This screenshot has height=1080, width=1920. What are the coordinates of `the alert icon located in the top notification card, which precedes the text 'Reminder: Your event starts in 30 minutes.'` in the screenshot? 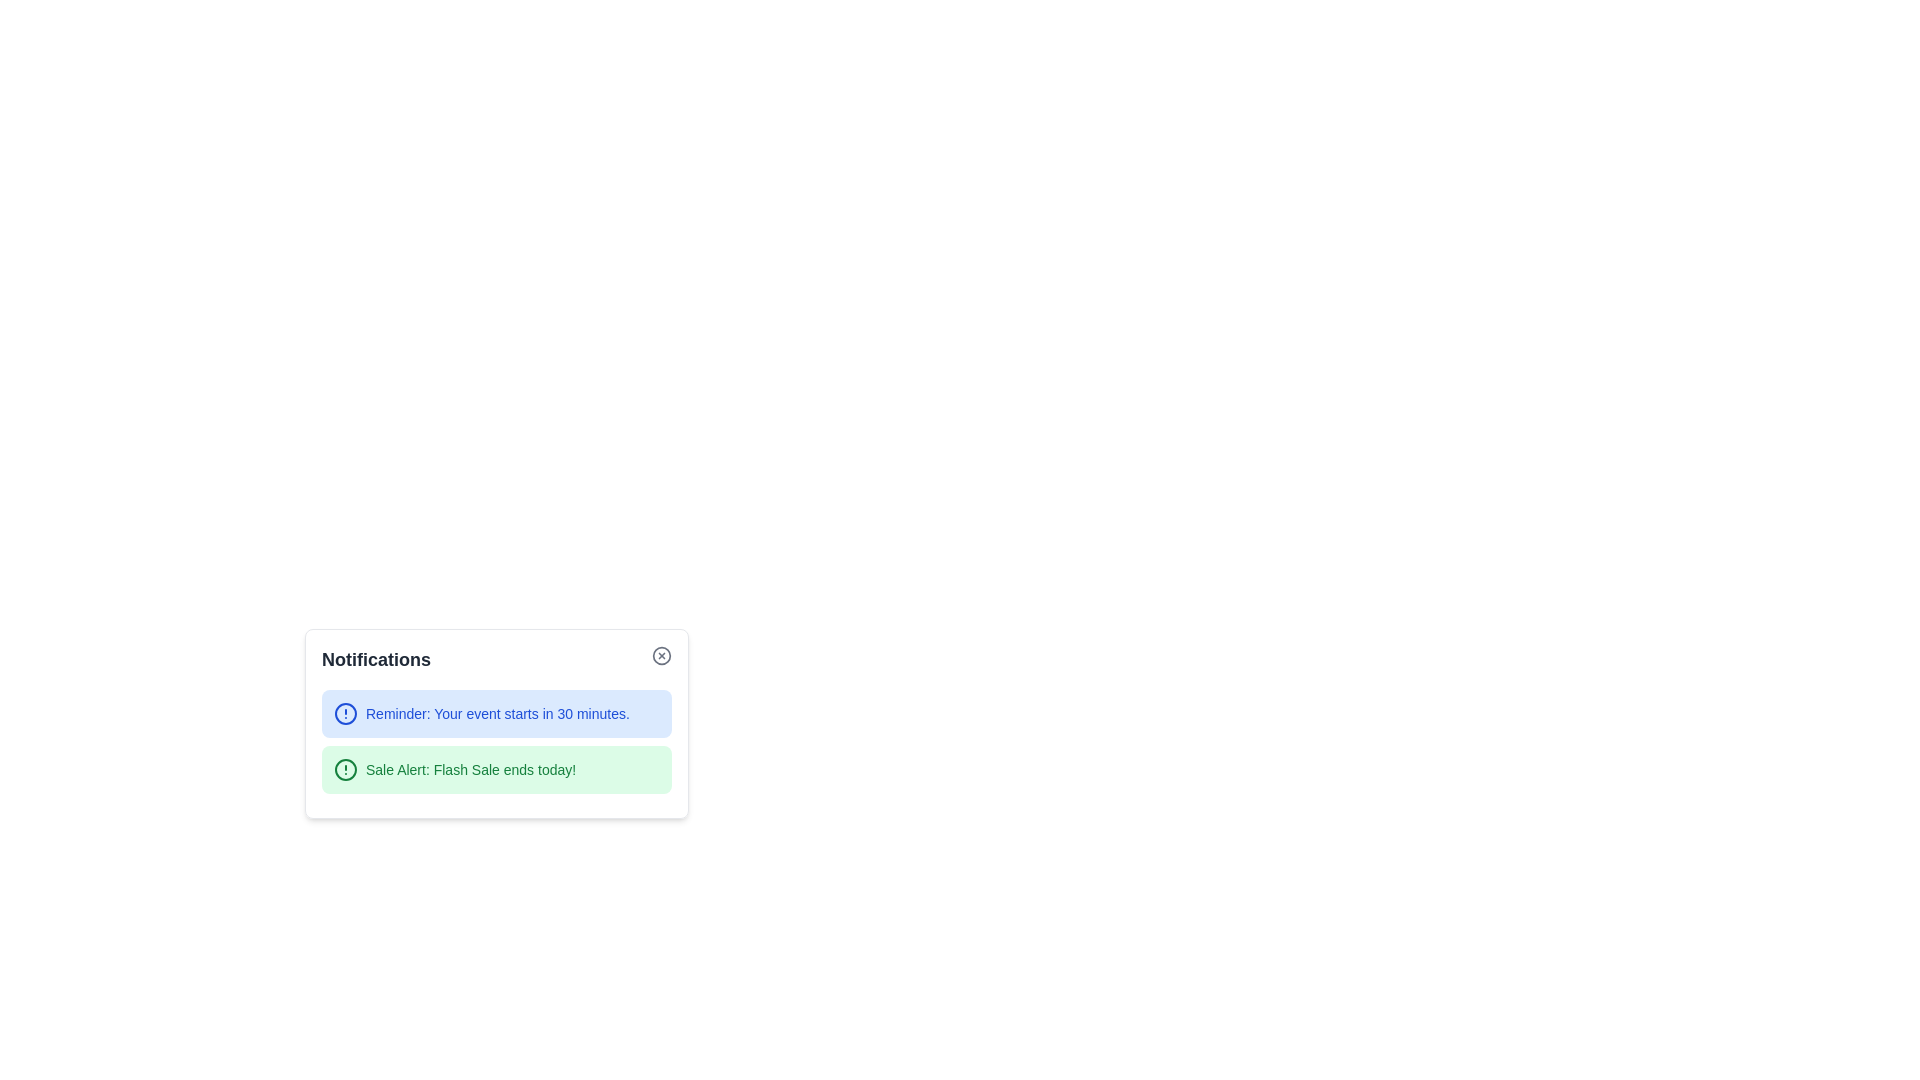 It's located at (345, 712).